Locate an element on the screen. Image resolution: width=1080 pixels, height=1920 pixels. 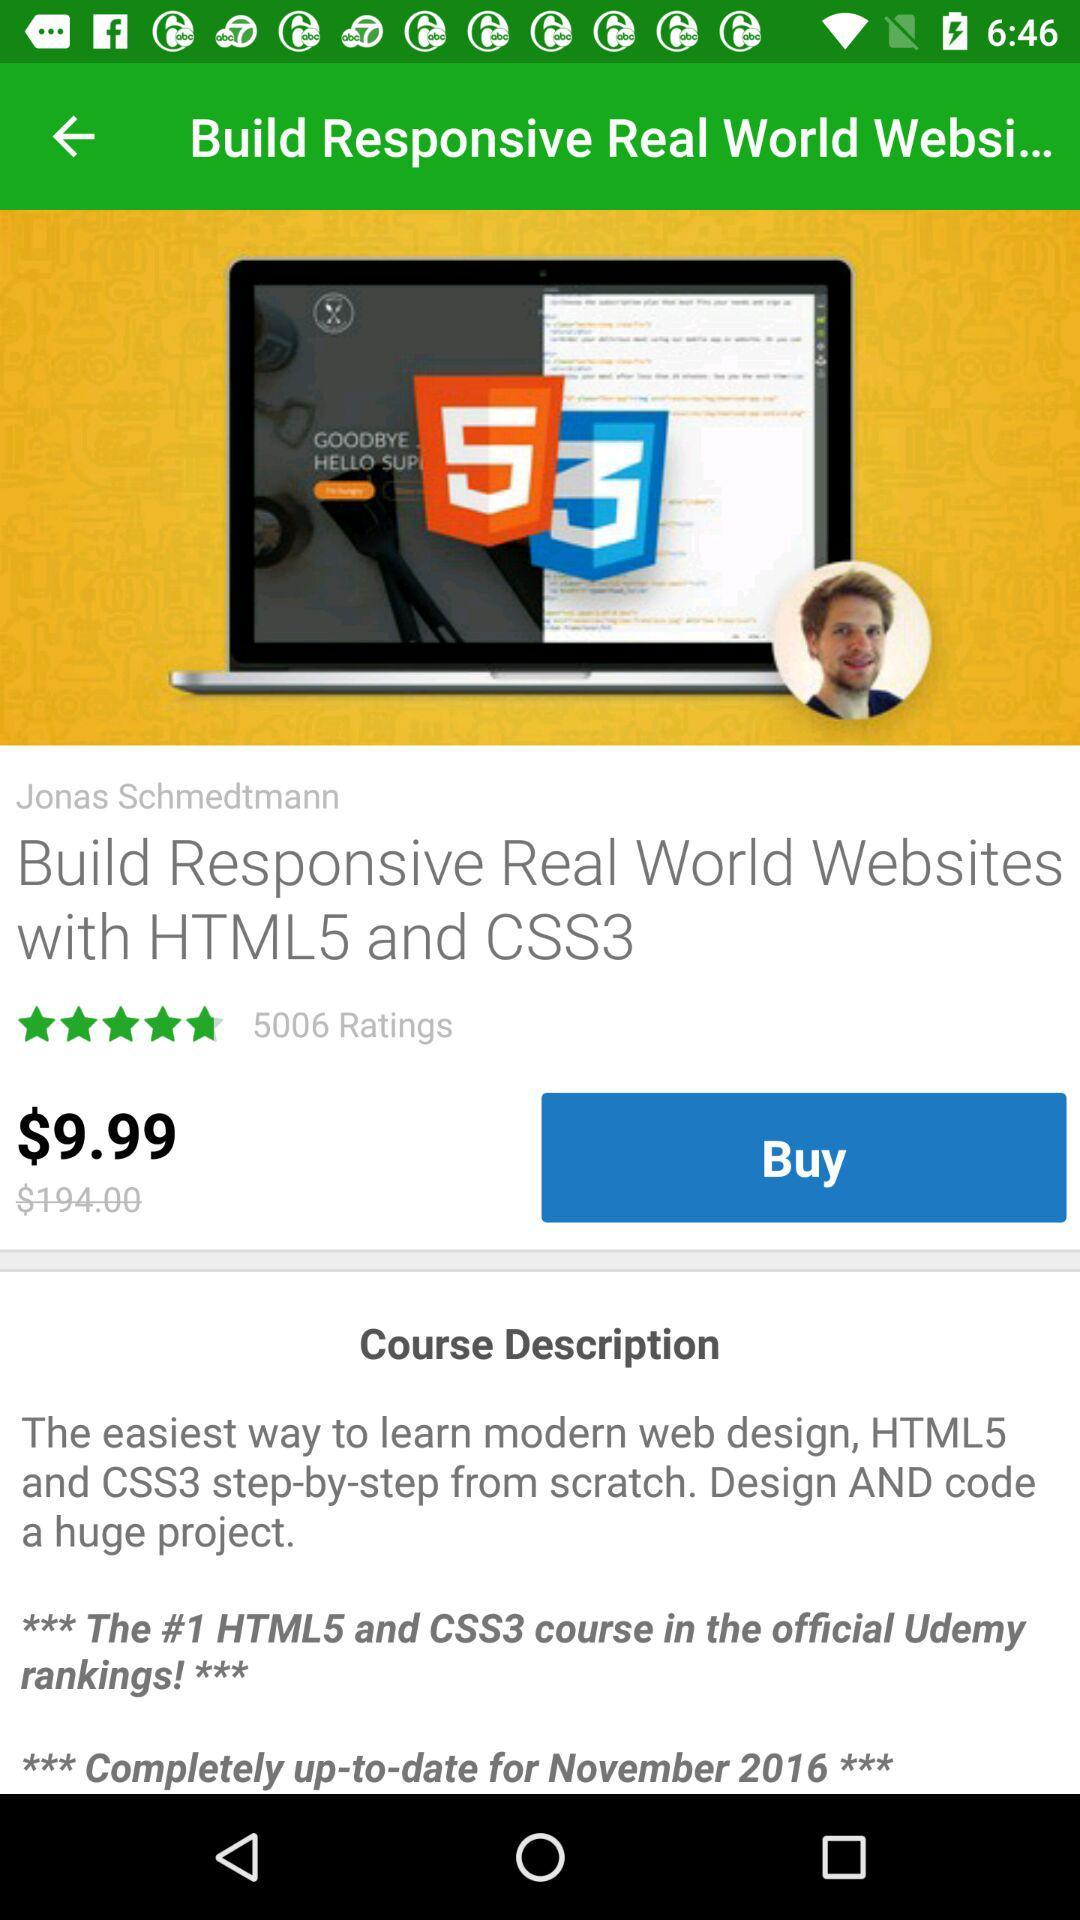
the buy on the right is located at coordinates (802, 1157).